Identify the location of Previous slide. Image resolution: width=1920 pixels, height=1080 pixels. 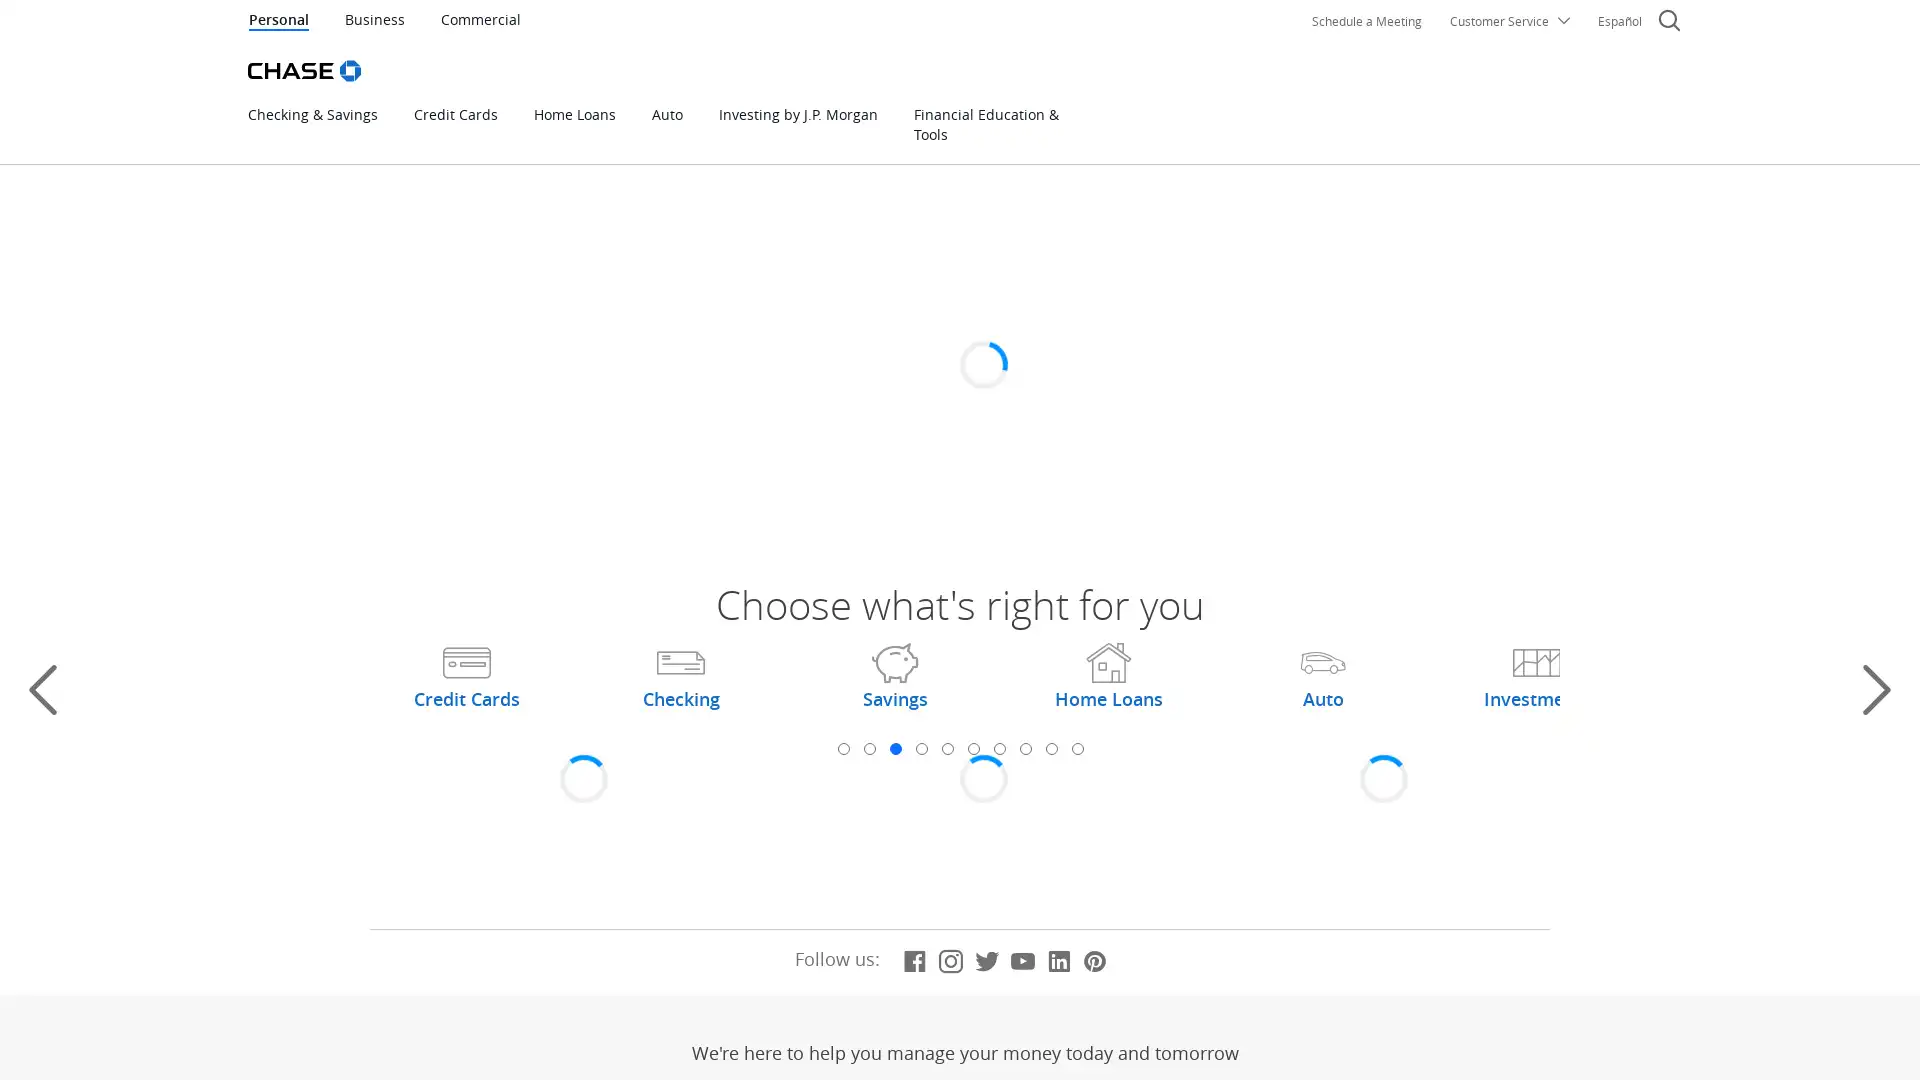
(43, 689).